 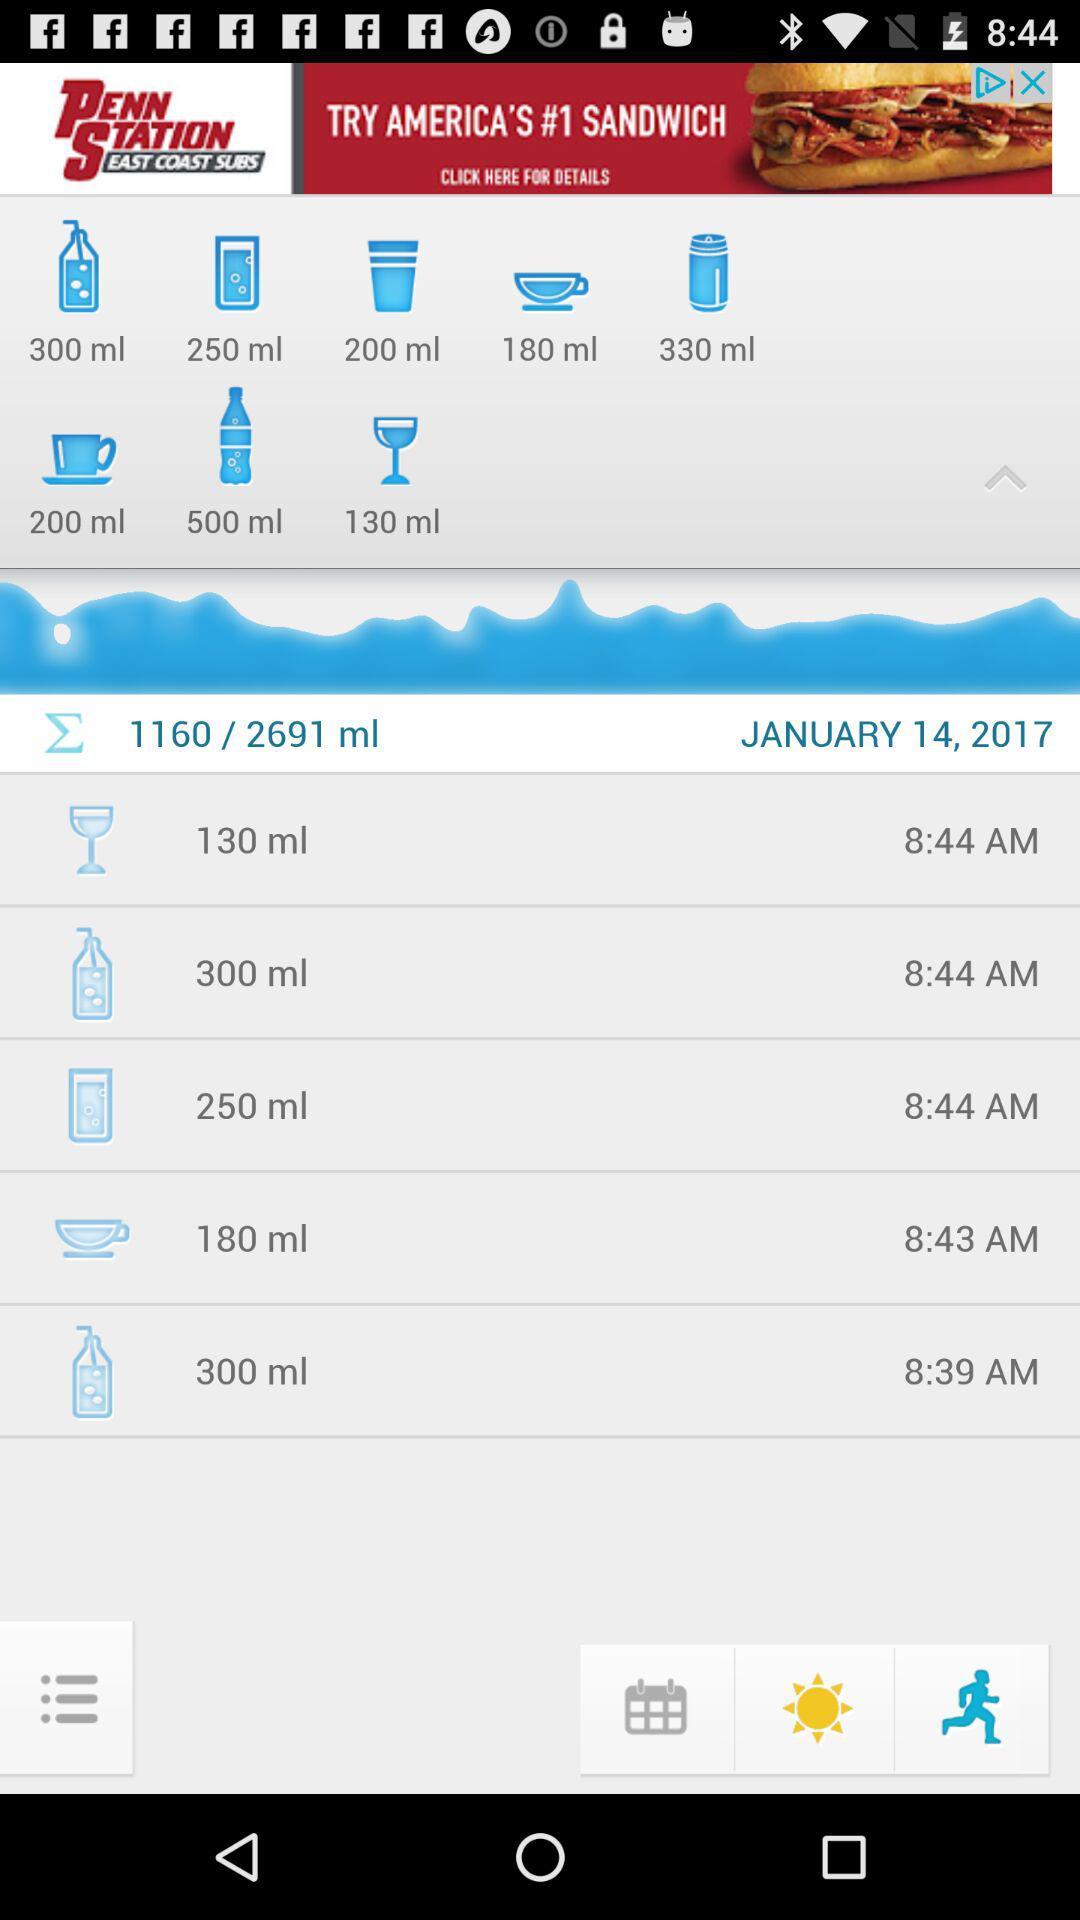 What do you see at coordinates (68, 1820) in the screenshot?
I see `the list icon` at bounding box center [68, 1820].